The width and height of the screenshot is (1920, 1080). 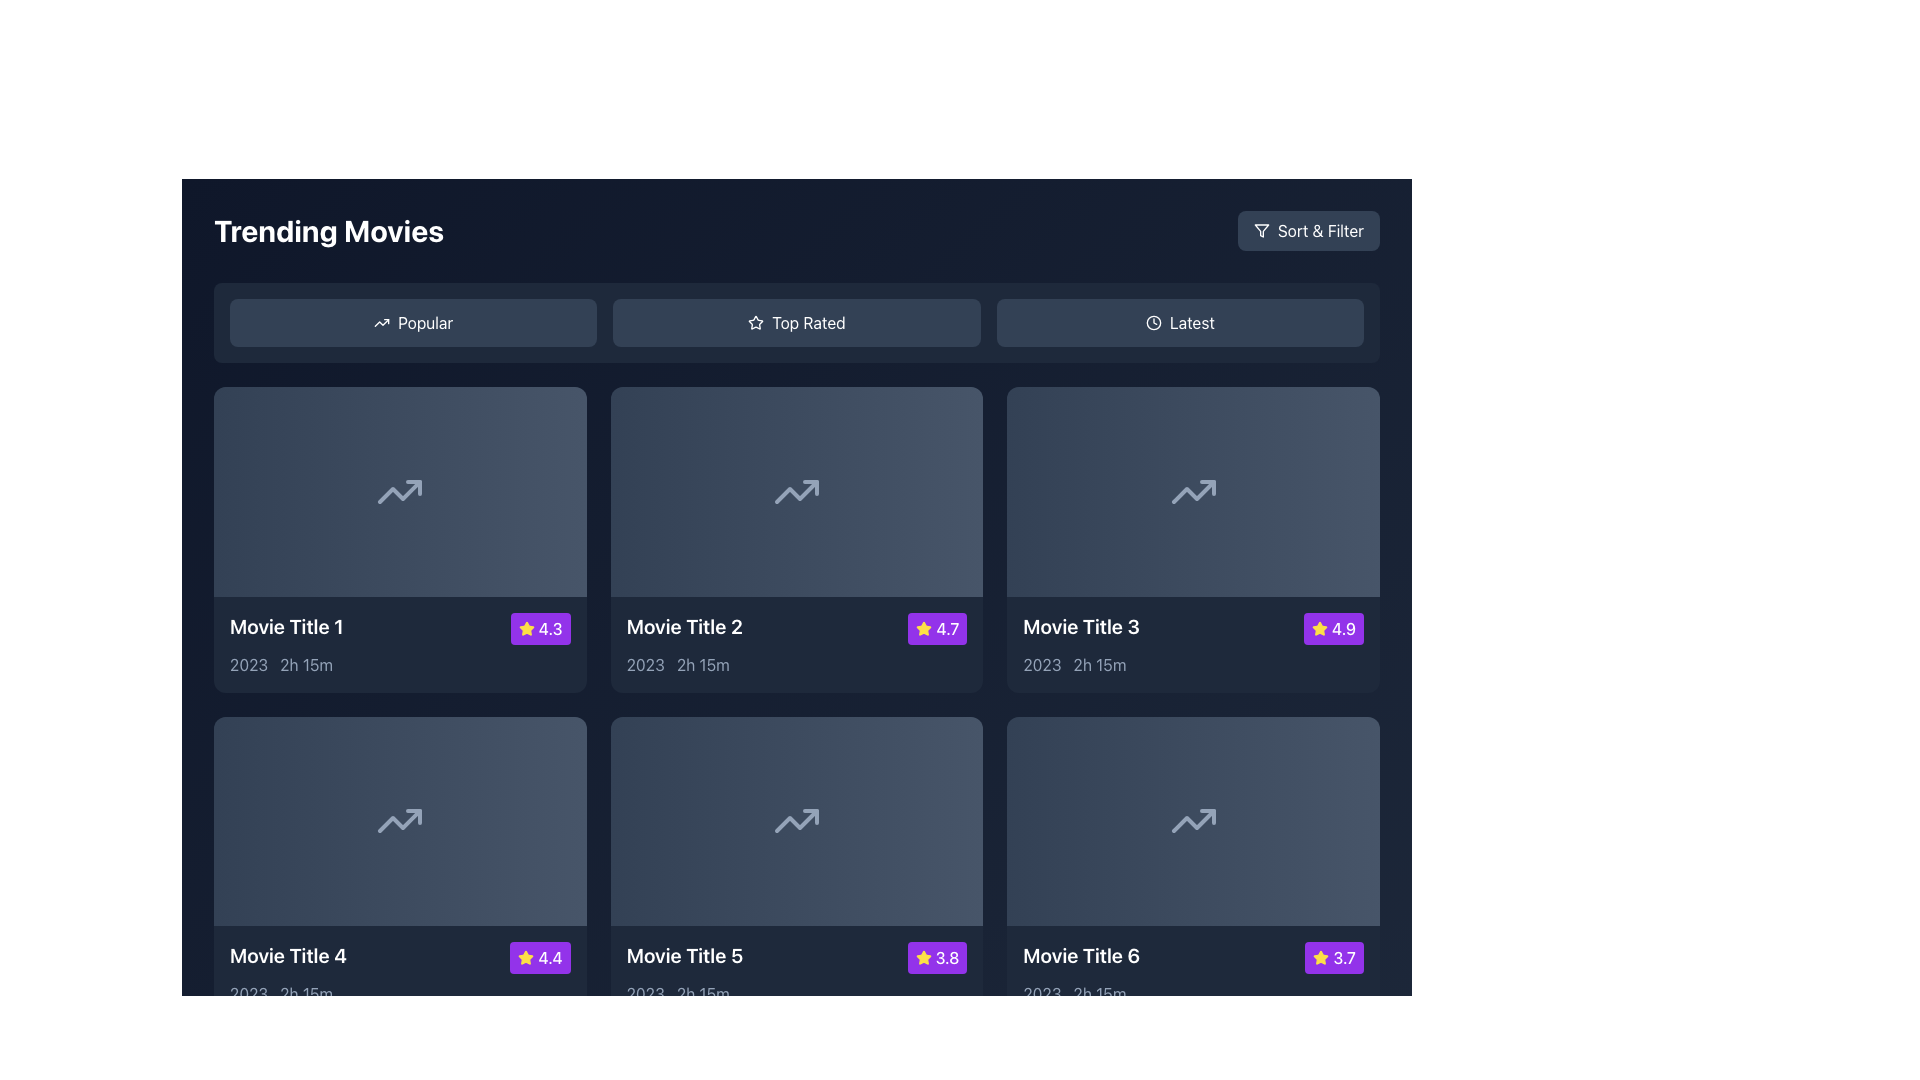 I want to click on the 'Popular' button located in the 'Trending Movies' section, which has a dark slate gray background and a white upward trending arrow icon, to trigger the hover effect, so click(x=412, y=322).